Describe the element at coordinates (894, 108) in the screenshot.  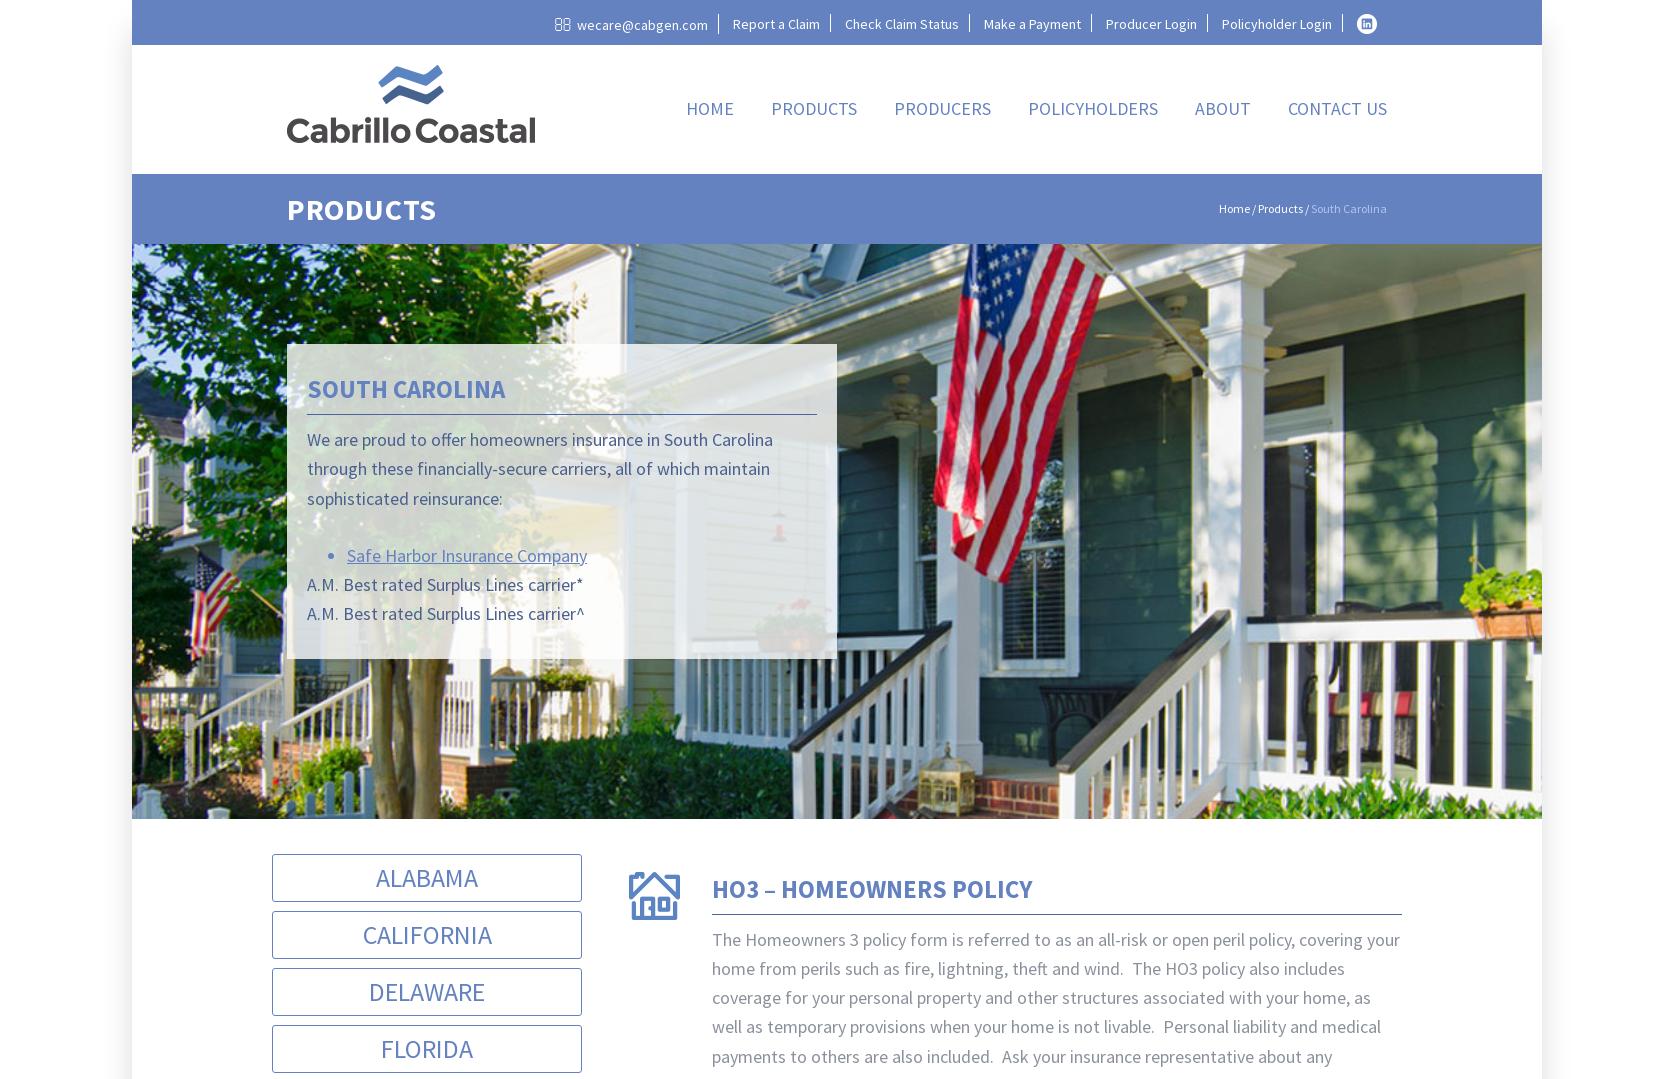
I see `'Producers'` at that location.